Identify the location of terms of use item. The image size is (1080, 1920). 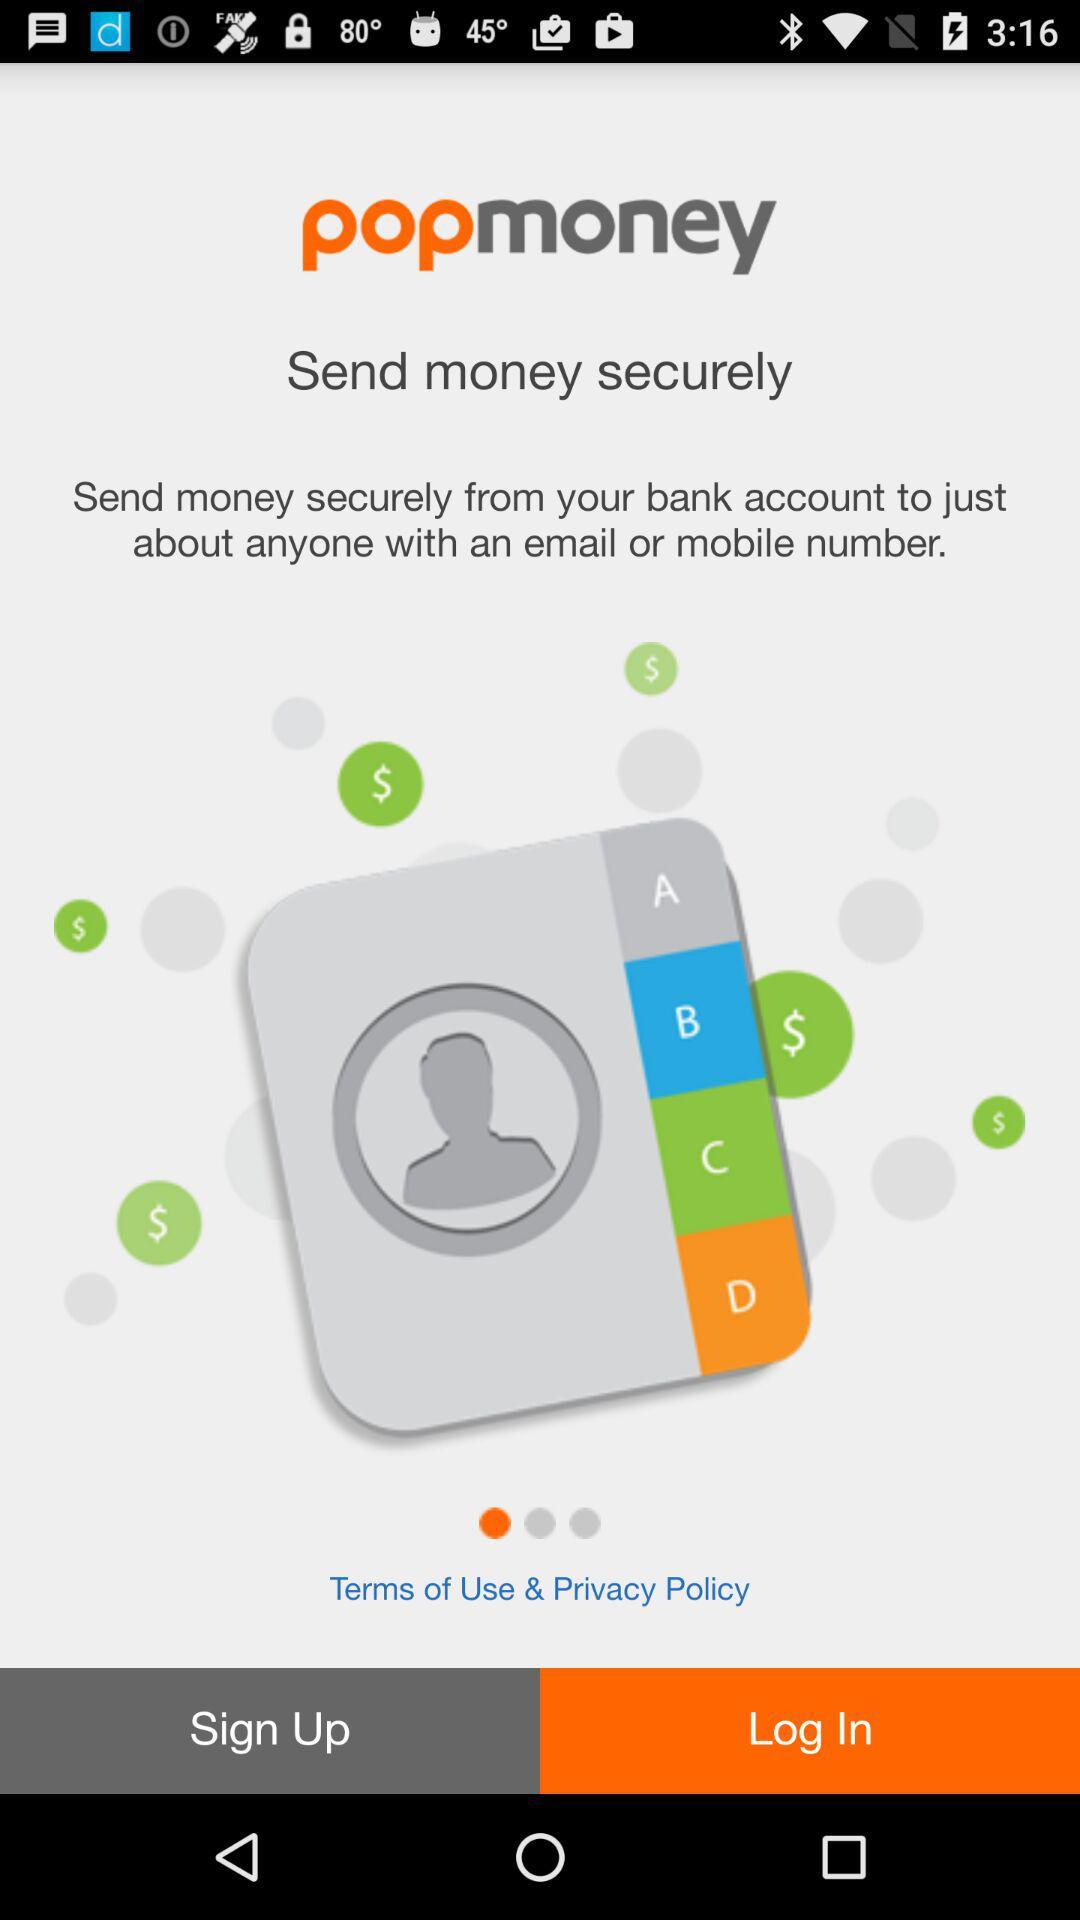
(540, 1589).